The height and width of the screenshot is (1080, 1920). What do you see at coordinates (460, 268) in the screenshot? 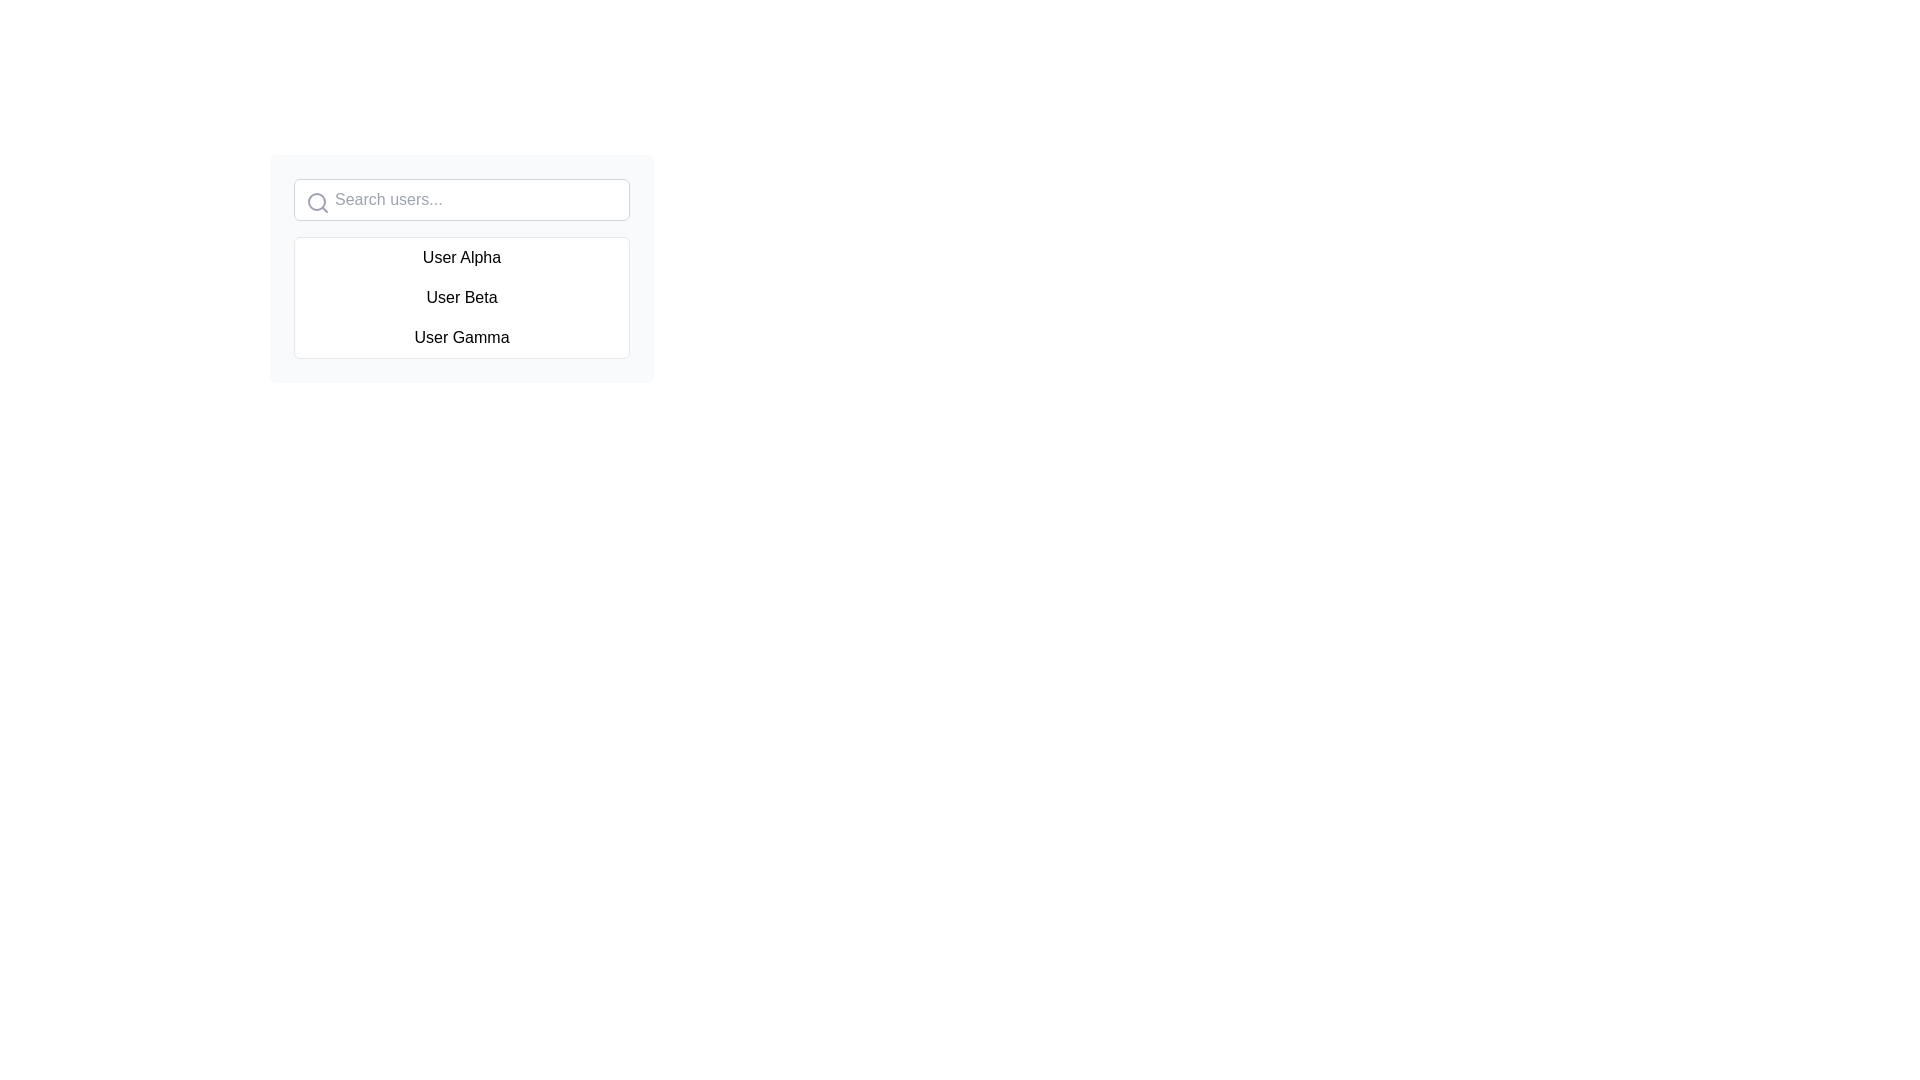
I see `to select the list item labeled 'User Alpha', which is the first item in a vertically aligned list below the 'Search users...' input field` at bounding box center [460, 268].